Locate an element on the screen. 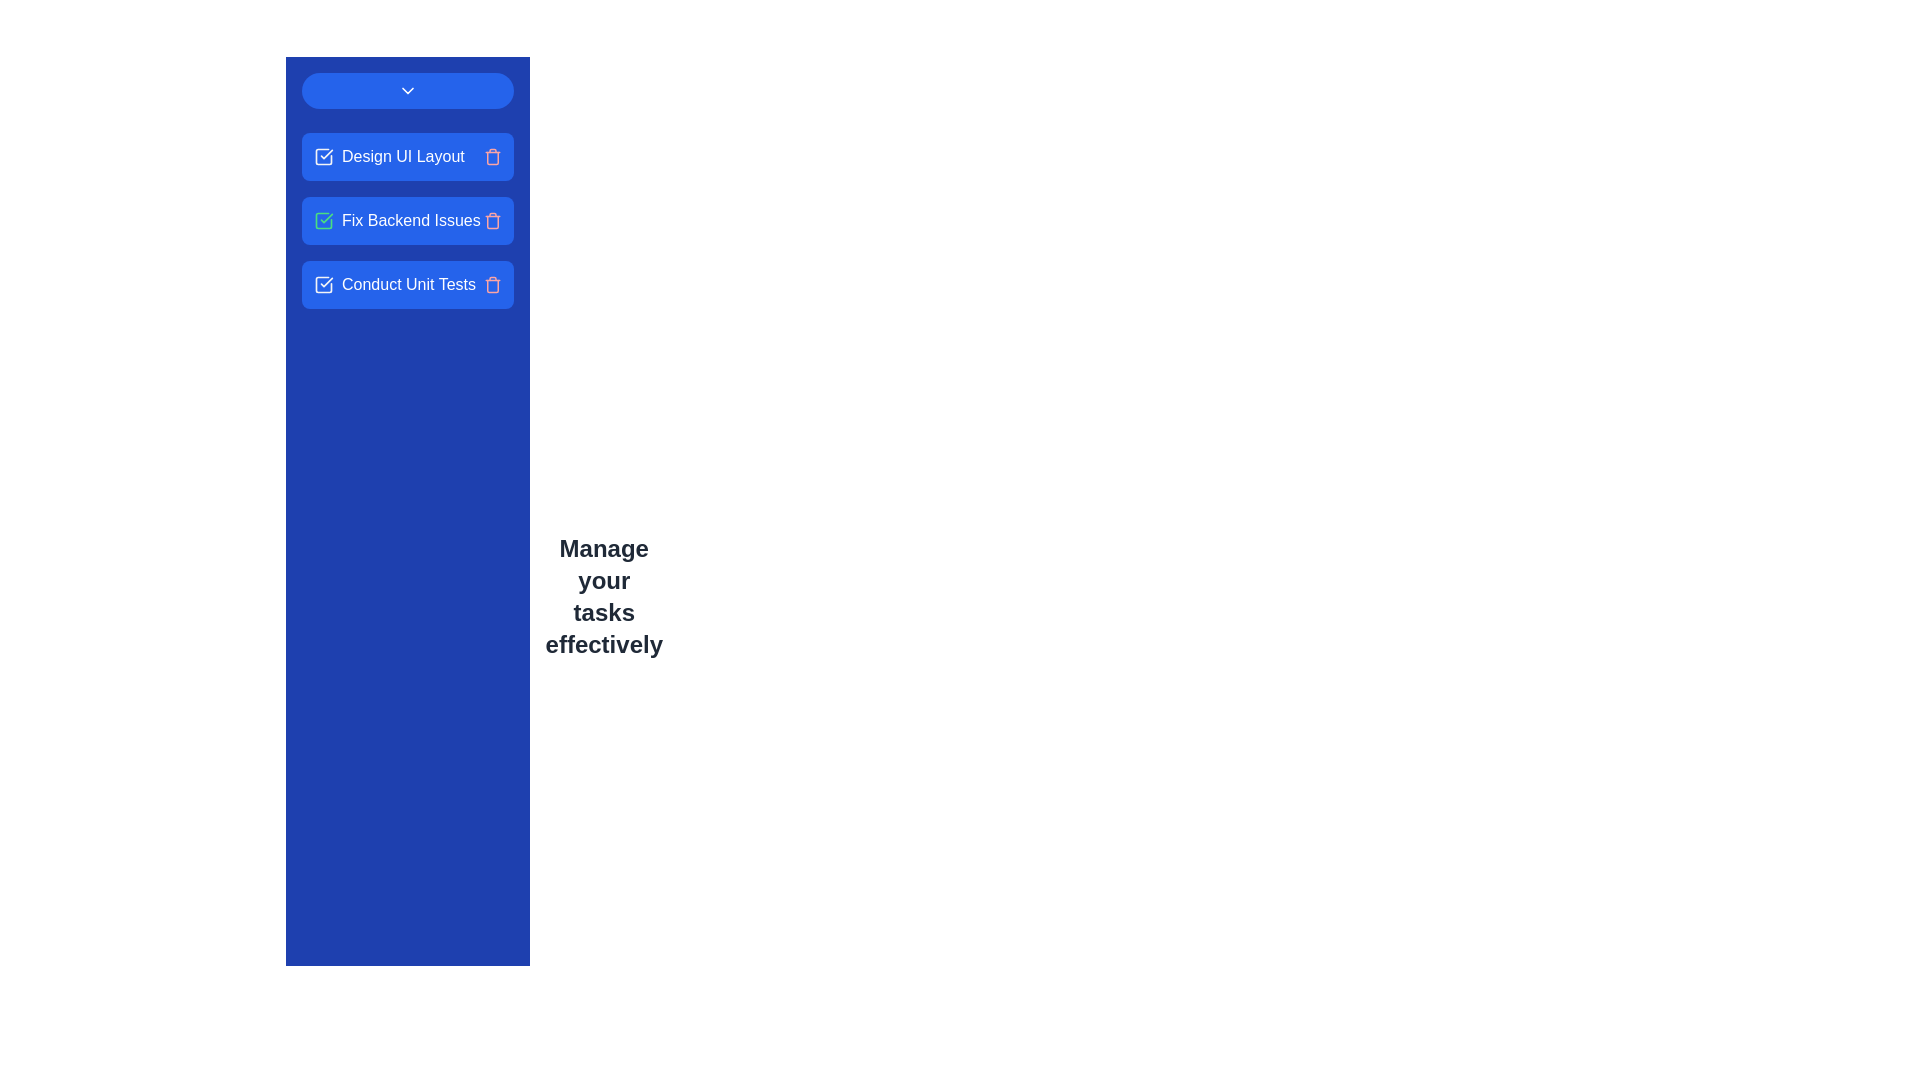 The width and height of the screenshot is (1920, 1080). the 'Fix Backend Issues' button is located at coordinates (406, 220).